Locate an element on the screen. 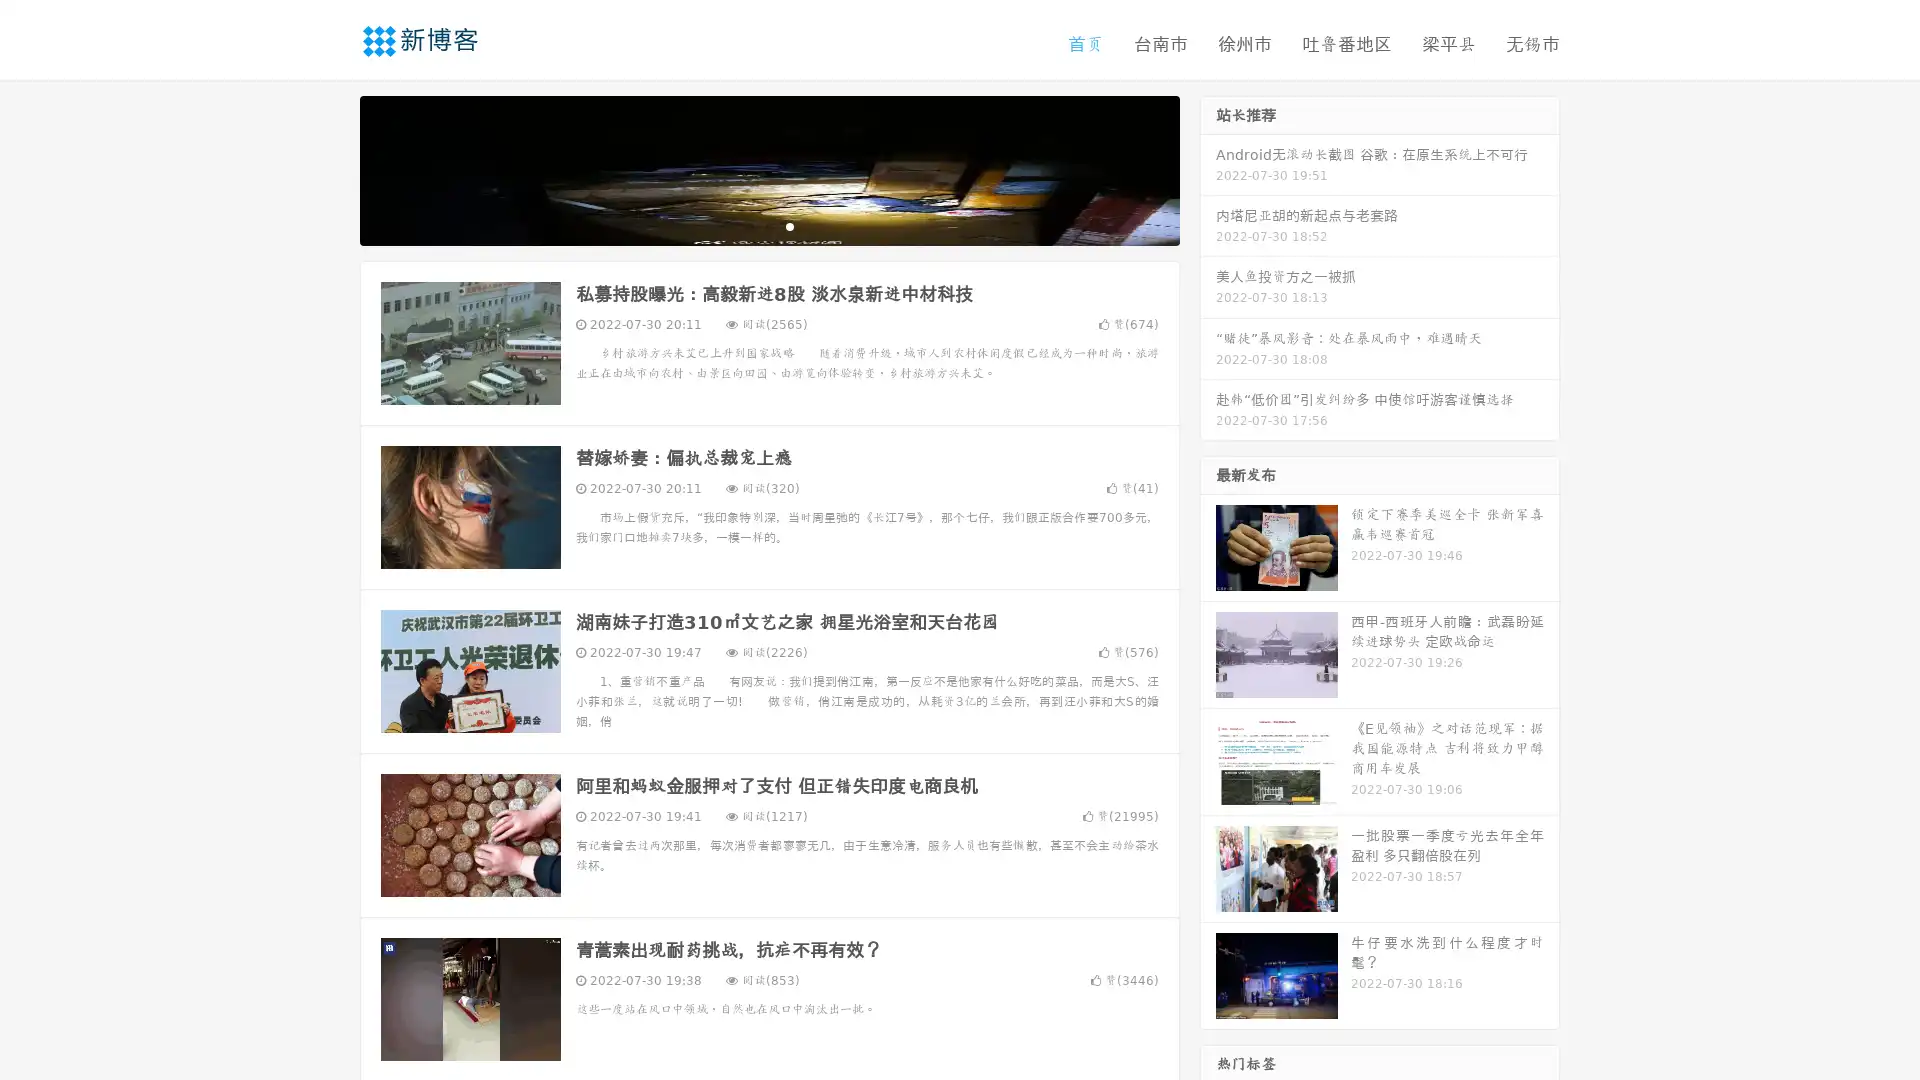  Go to slide 3 is located at coordinates (789, 225).